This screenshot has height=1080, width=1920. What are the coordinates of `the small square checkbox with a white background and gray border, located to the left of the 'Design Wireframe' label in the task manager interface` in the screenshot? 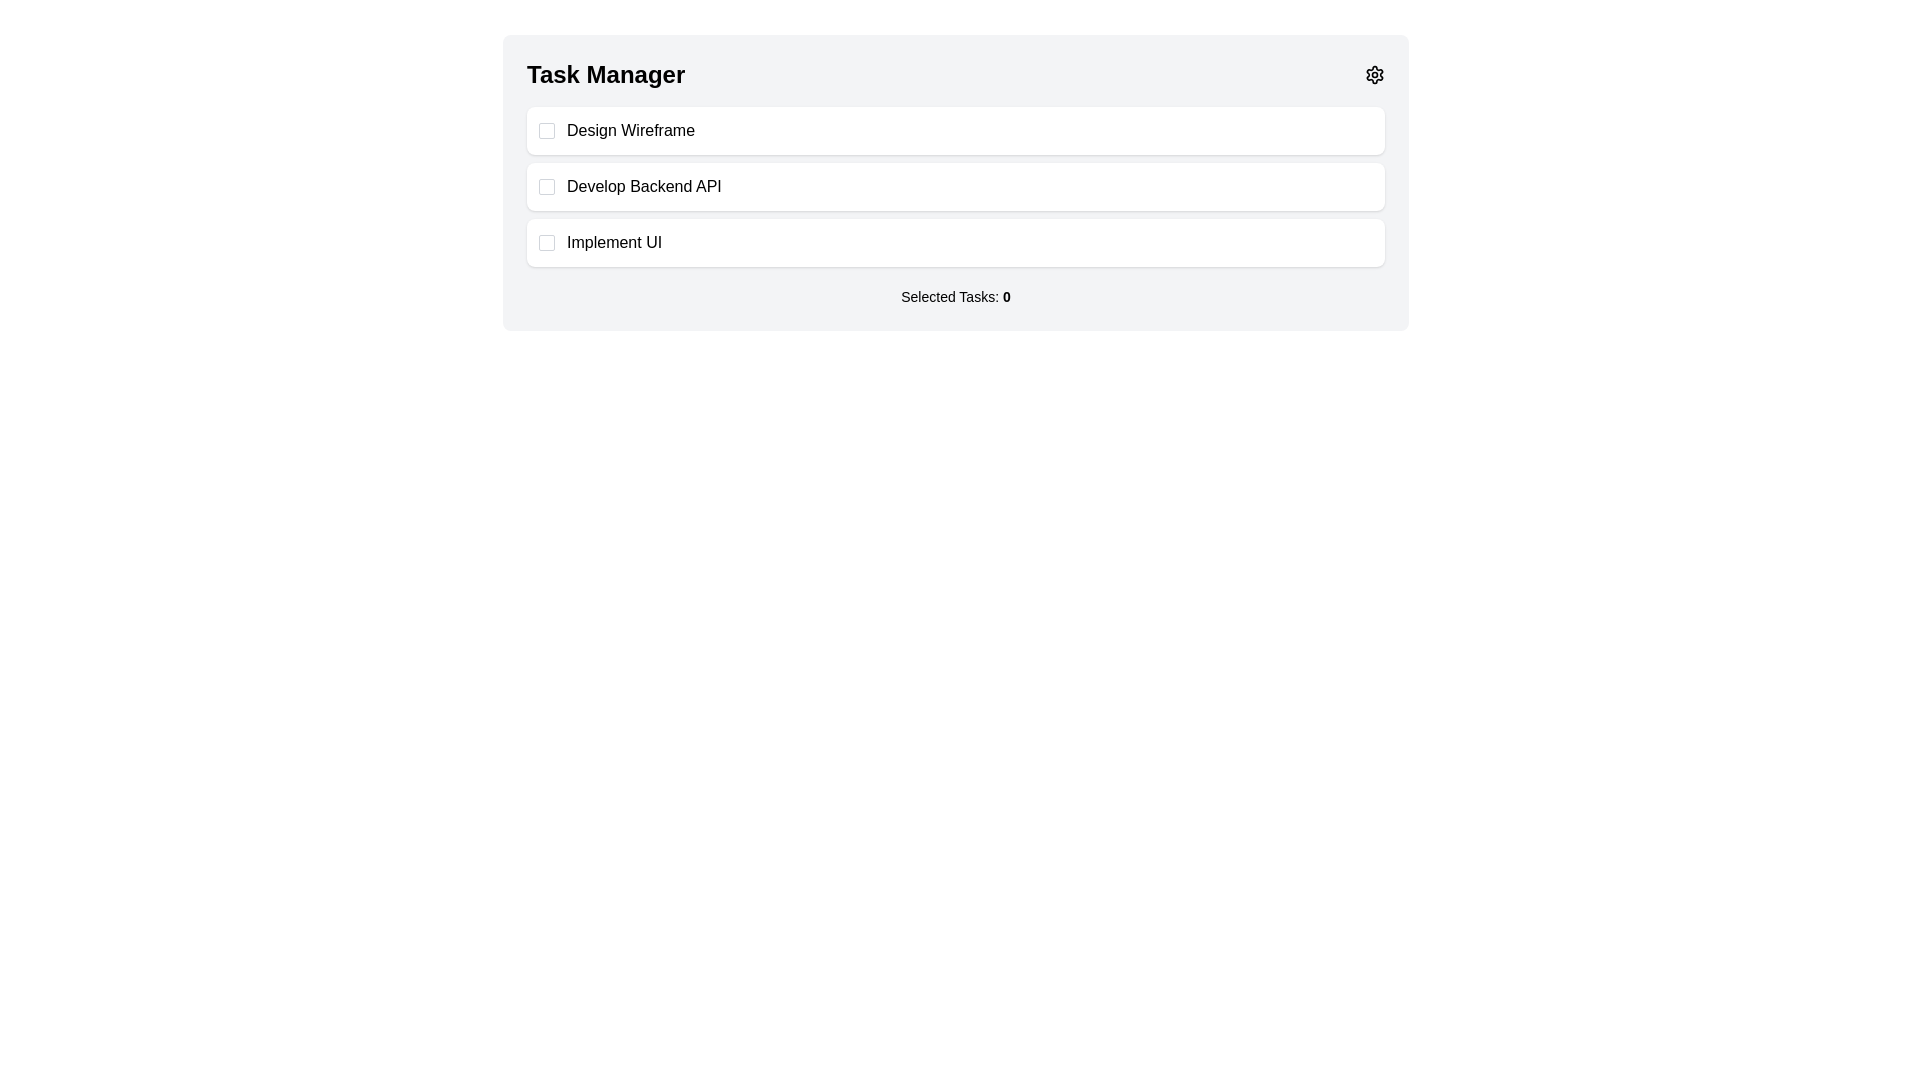 It's located at (547, 131).